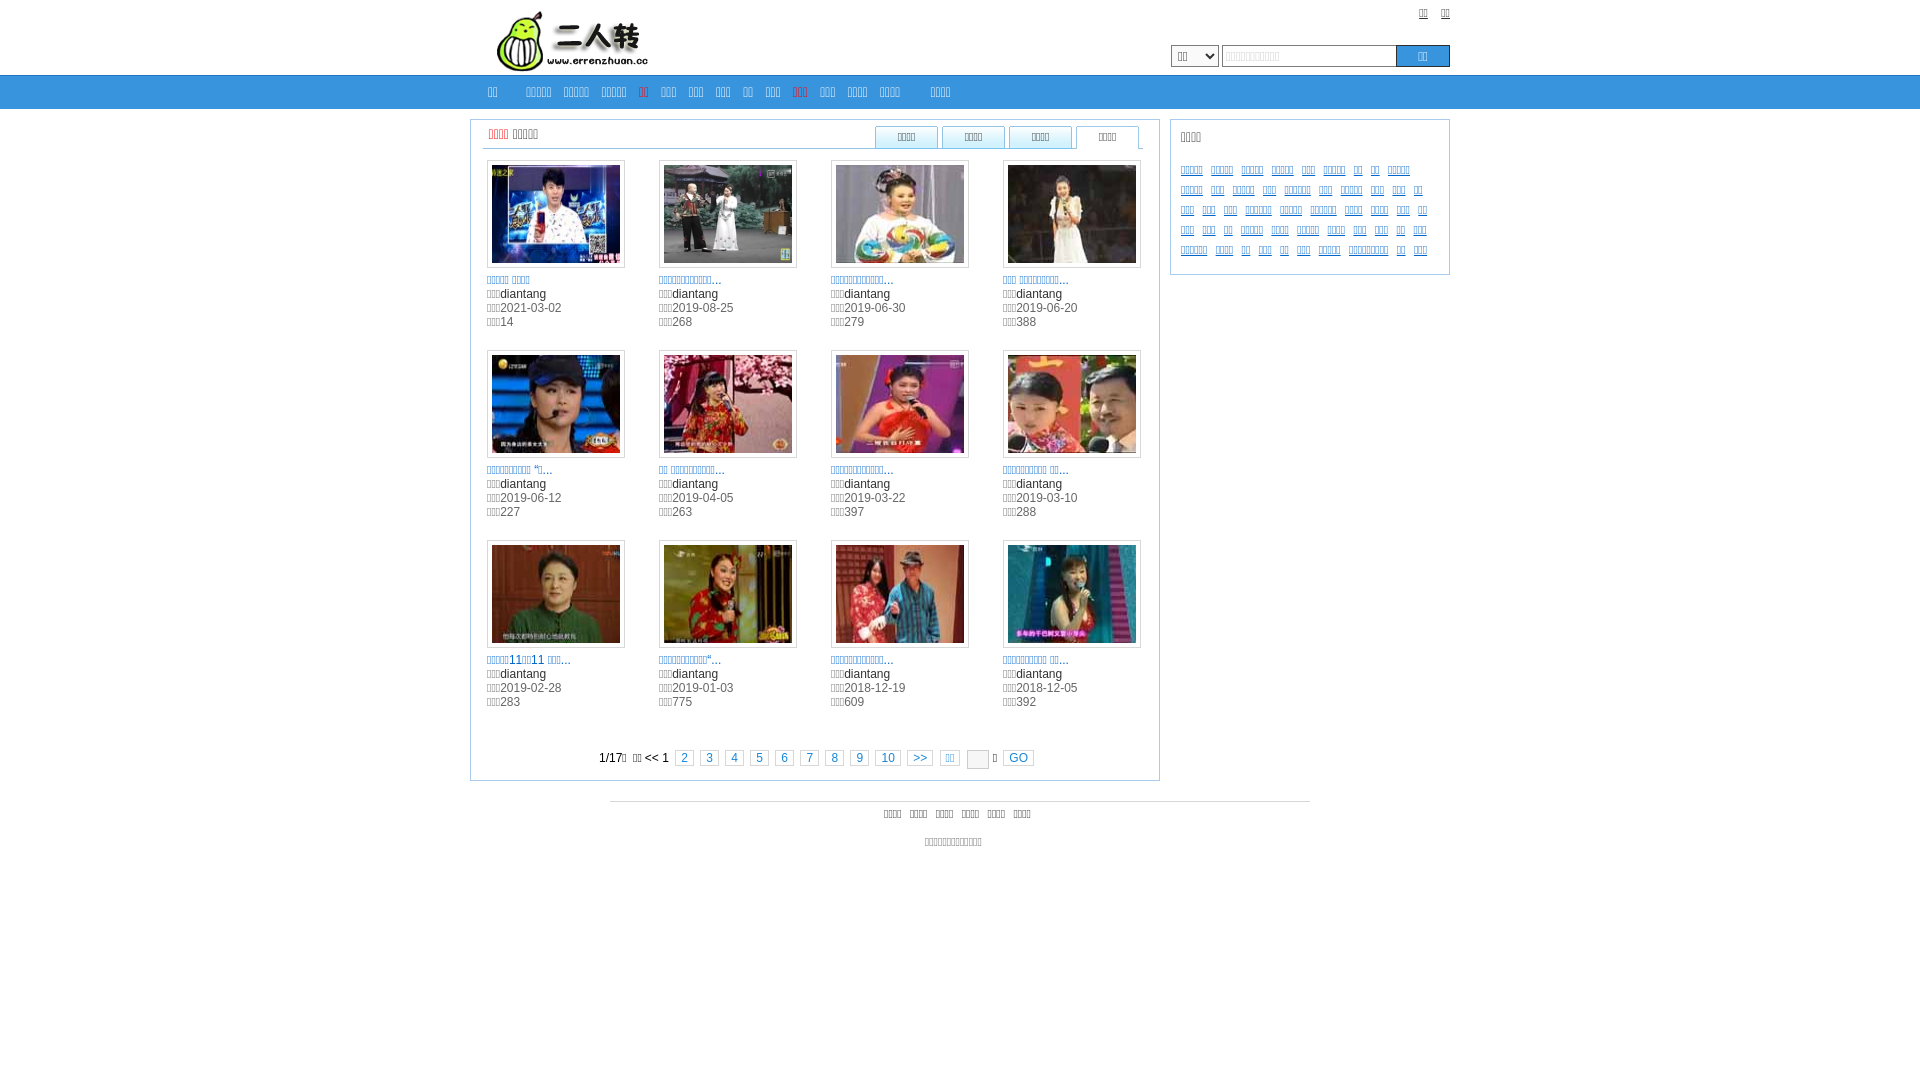  Describe the element at coordinates (684, 758) in the screenshot. I see `'2'` at that location.